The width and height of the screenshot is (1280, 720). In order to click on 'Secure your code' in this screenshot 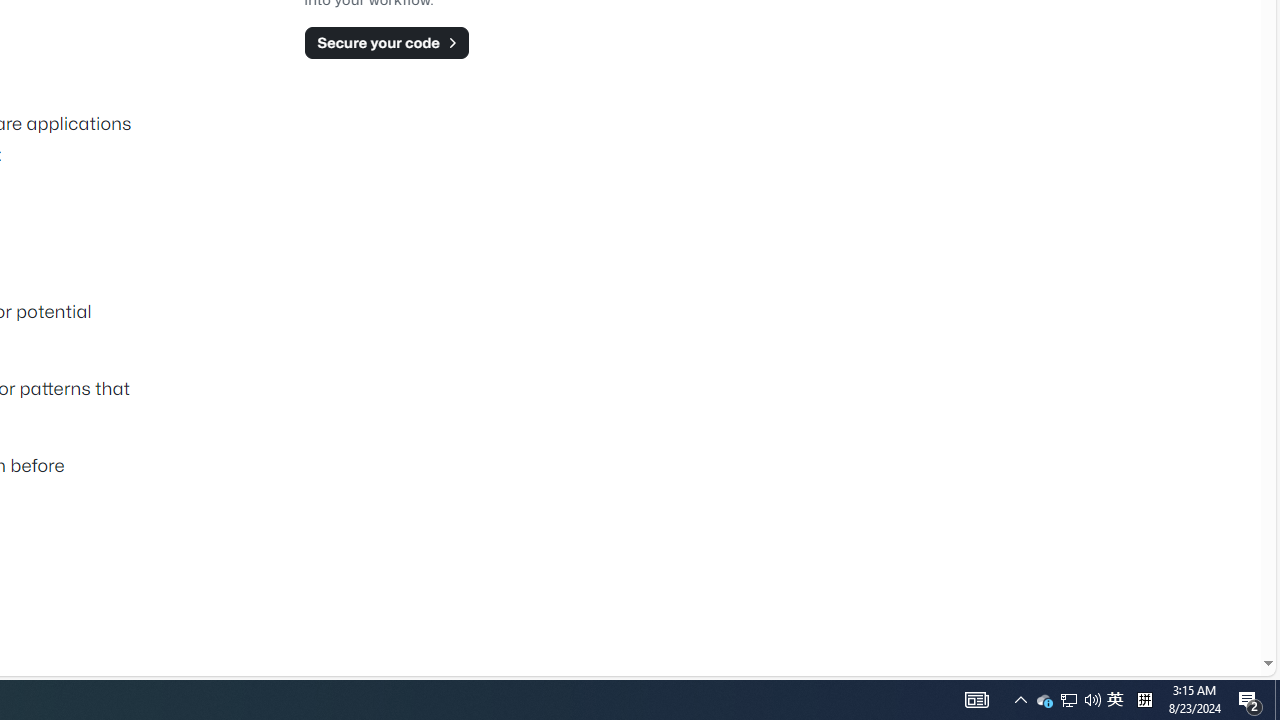, I will do `click(386, 42)`.